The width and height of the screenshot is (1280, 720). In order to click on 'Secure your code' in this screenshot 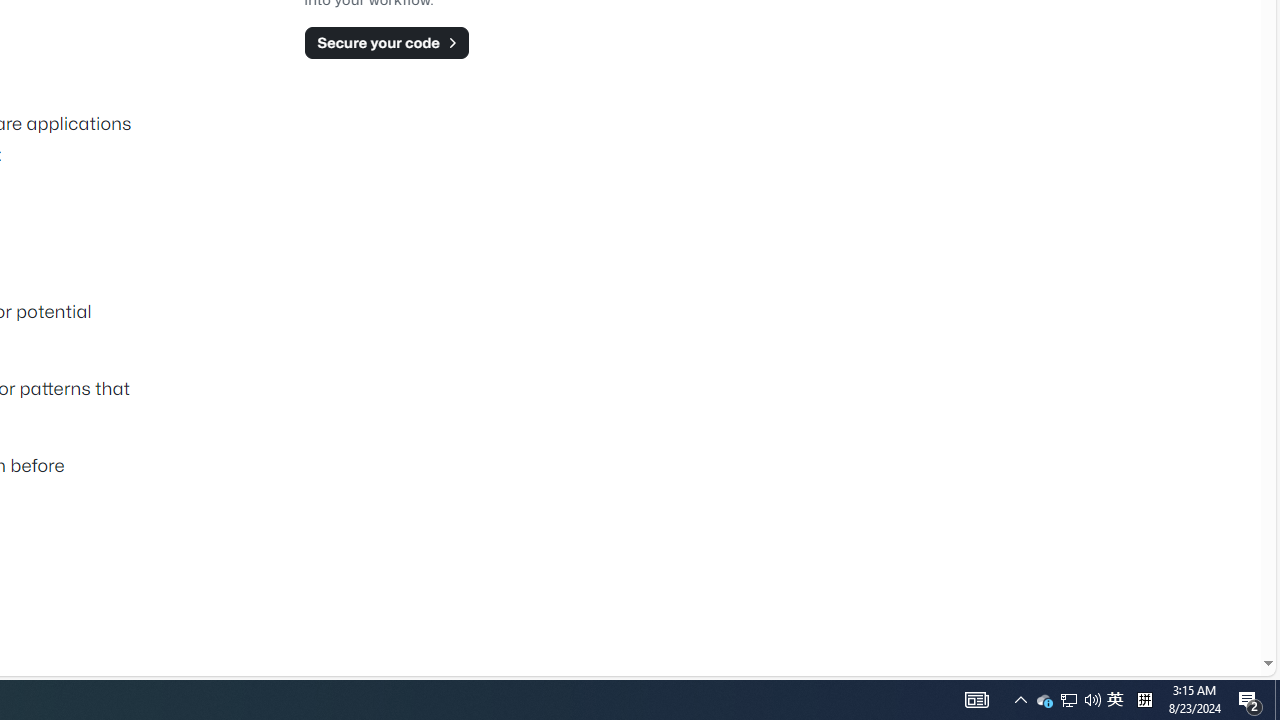, I will do `click(386, 42)`.